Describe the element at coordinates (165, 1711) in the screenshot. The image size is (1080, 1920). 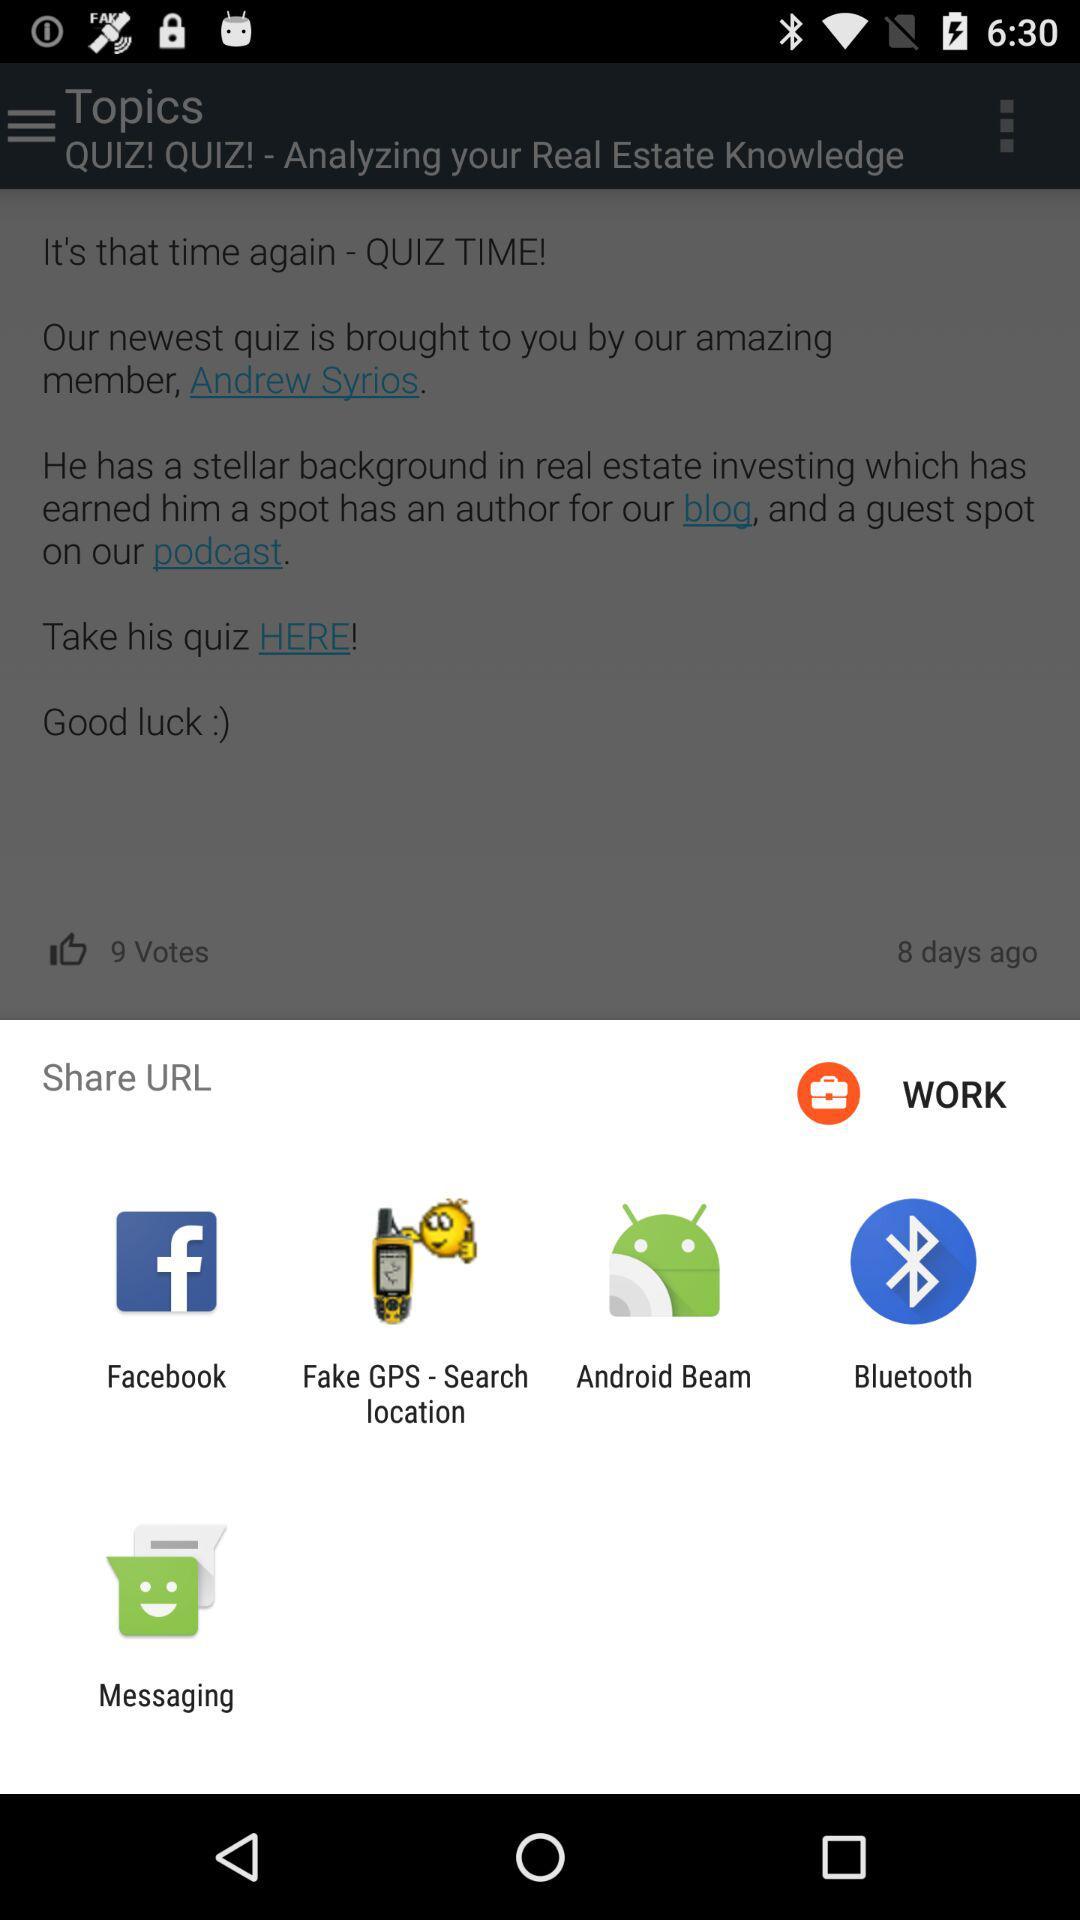
I see `messaging item` at that location.